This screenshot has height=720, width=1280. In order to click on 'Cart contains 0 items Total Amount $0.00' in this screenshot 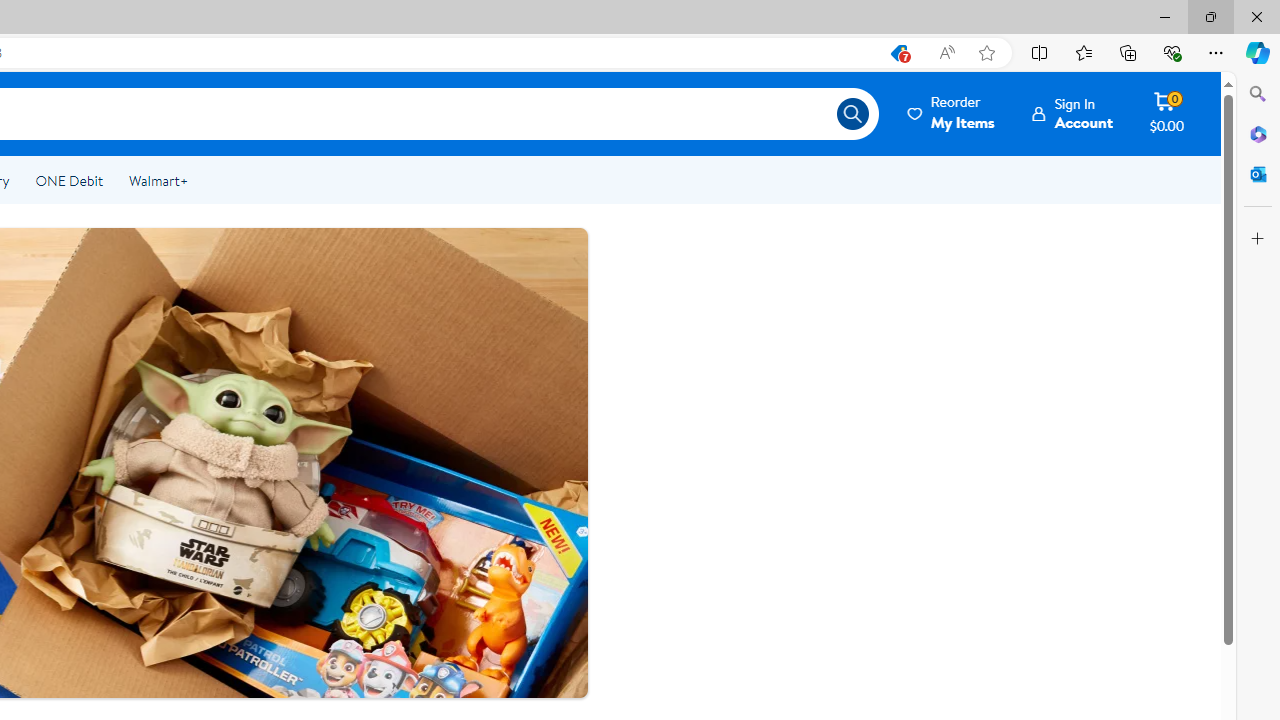, I will do `click(1166, 113)`.